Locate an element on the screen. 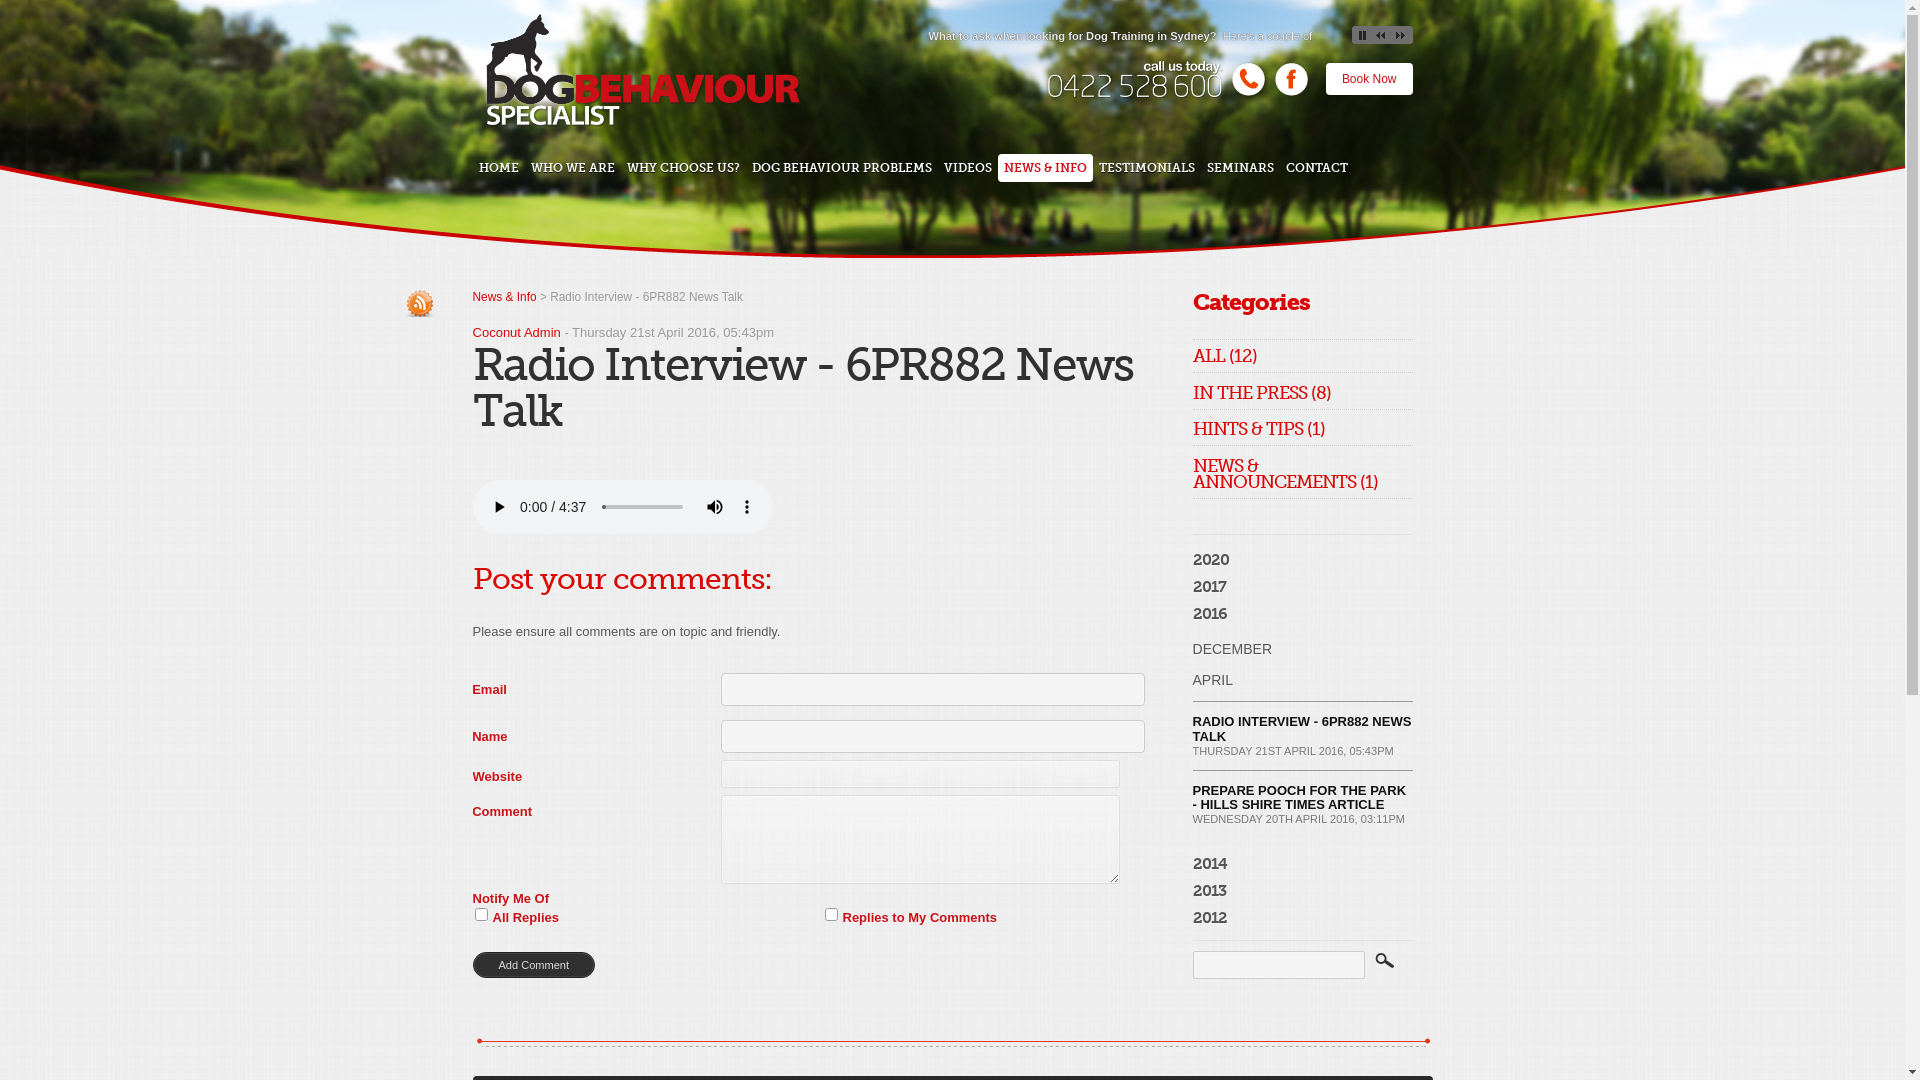 This screenshot has height=1080, width=1920. 'Previous' is located at coordinates (1372, 34).